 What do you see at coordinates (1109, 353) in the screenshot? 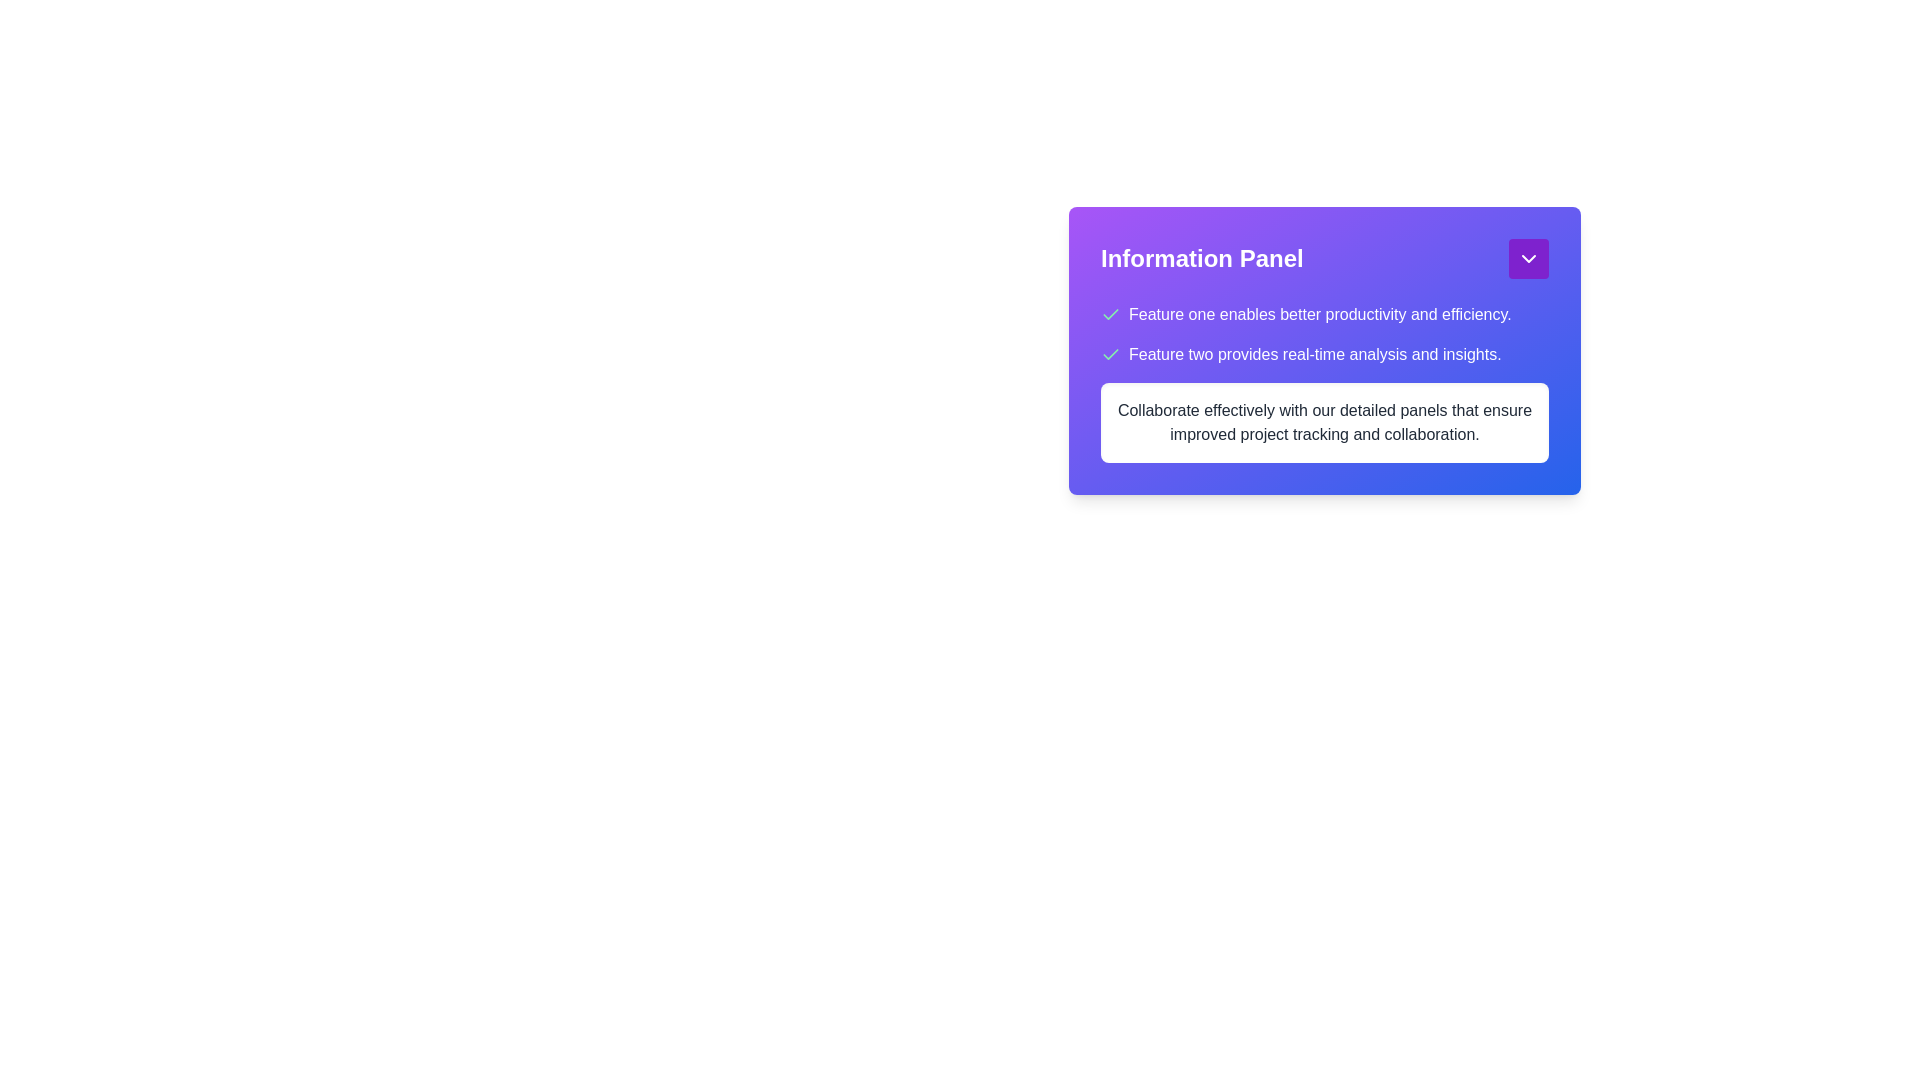
I see `the green check icon located in the Information Panel of the purple dialog box, which is associated with the feature 'Feature two provides real-time analysis and insights.'` at bounding box center [1109, 353].